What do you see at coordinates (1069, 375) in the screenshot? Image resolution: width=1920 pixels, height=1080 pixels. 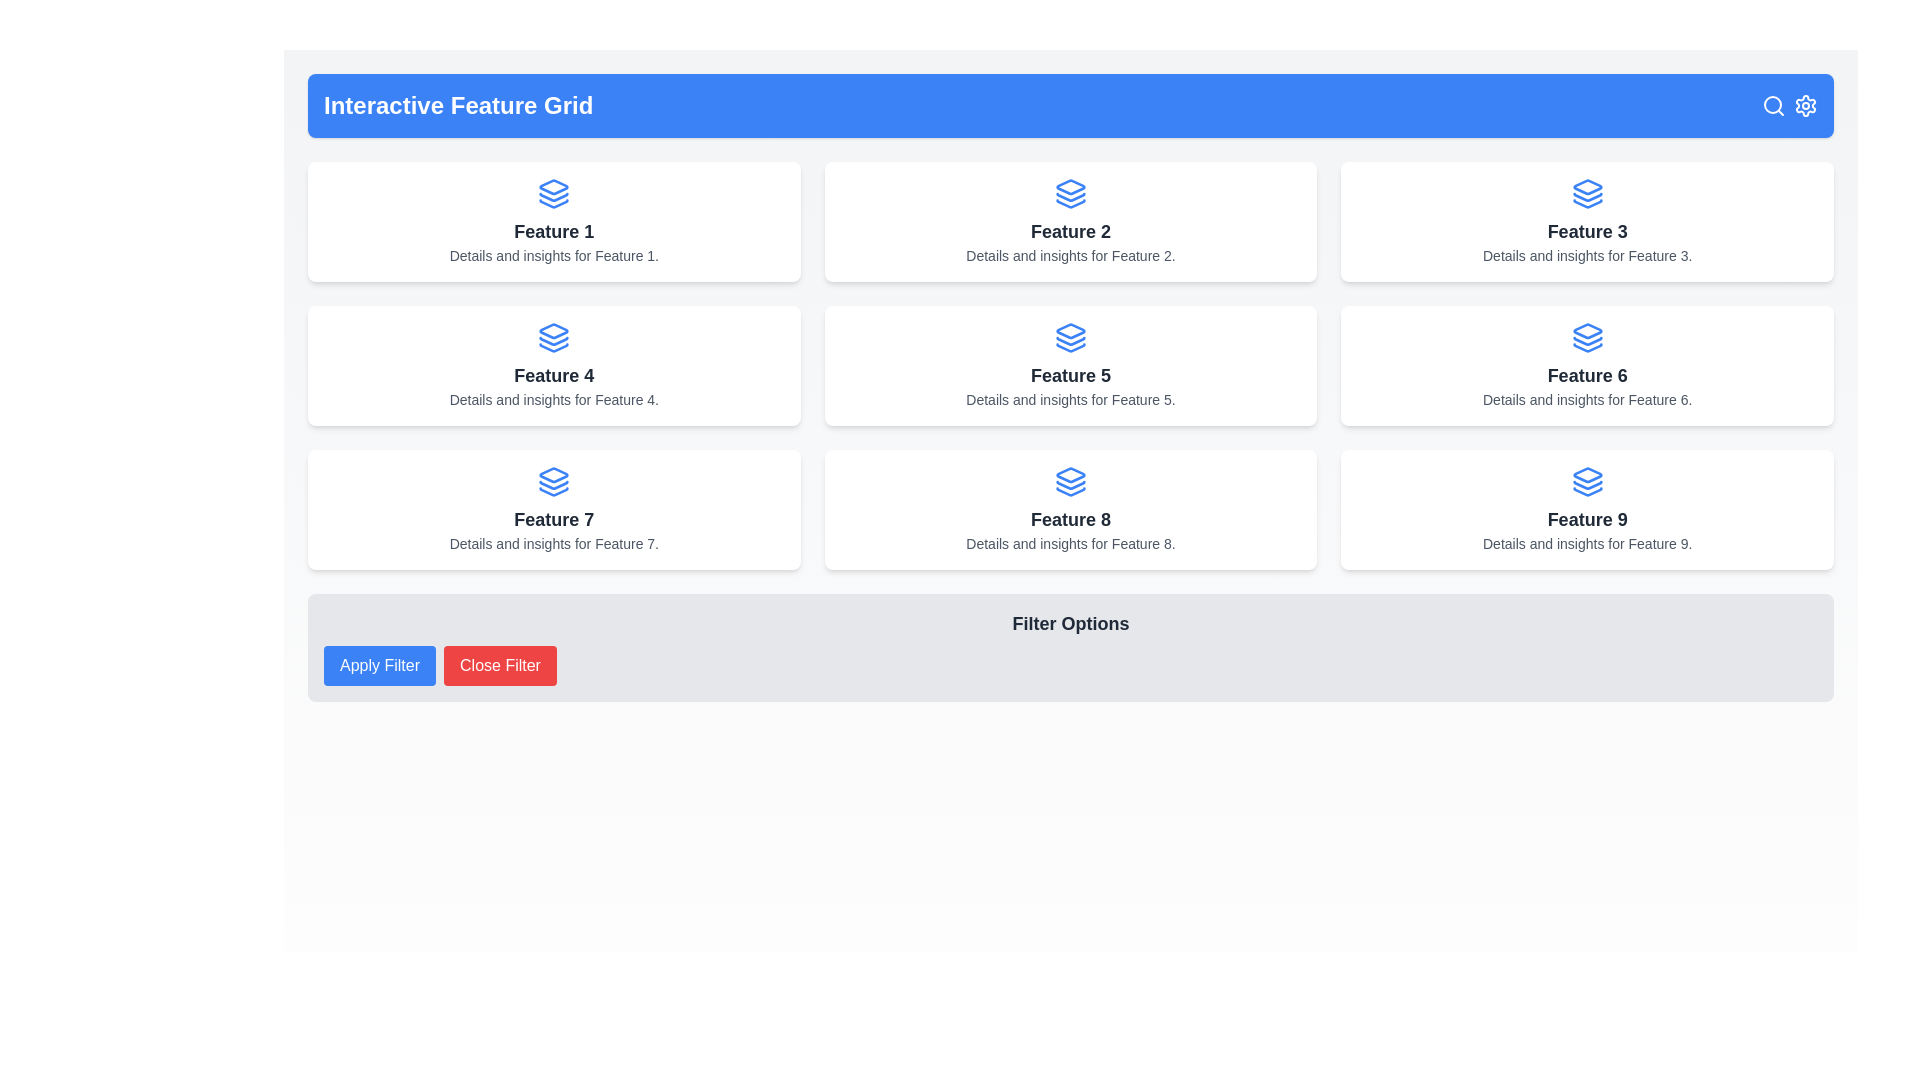 I see `the 'Feature 5' text label, which is styled in bold and larger font size, to associate it with the card for navigation` at bounding box center [1069, 375].